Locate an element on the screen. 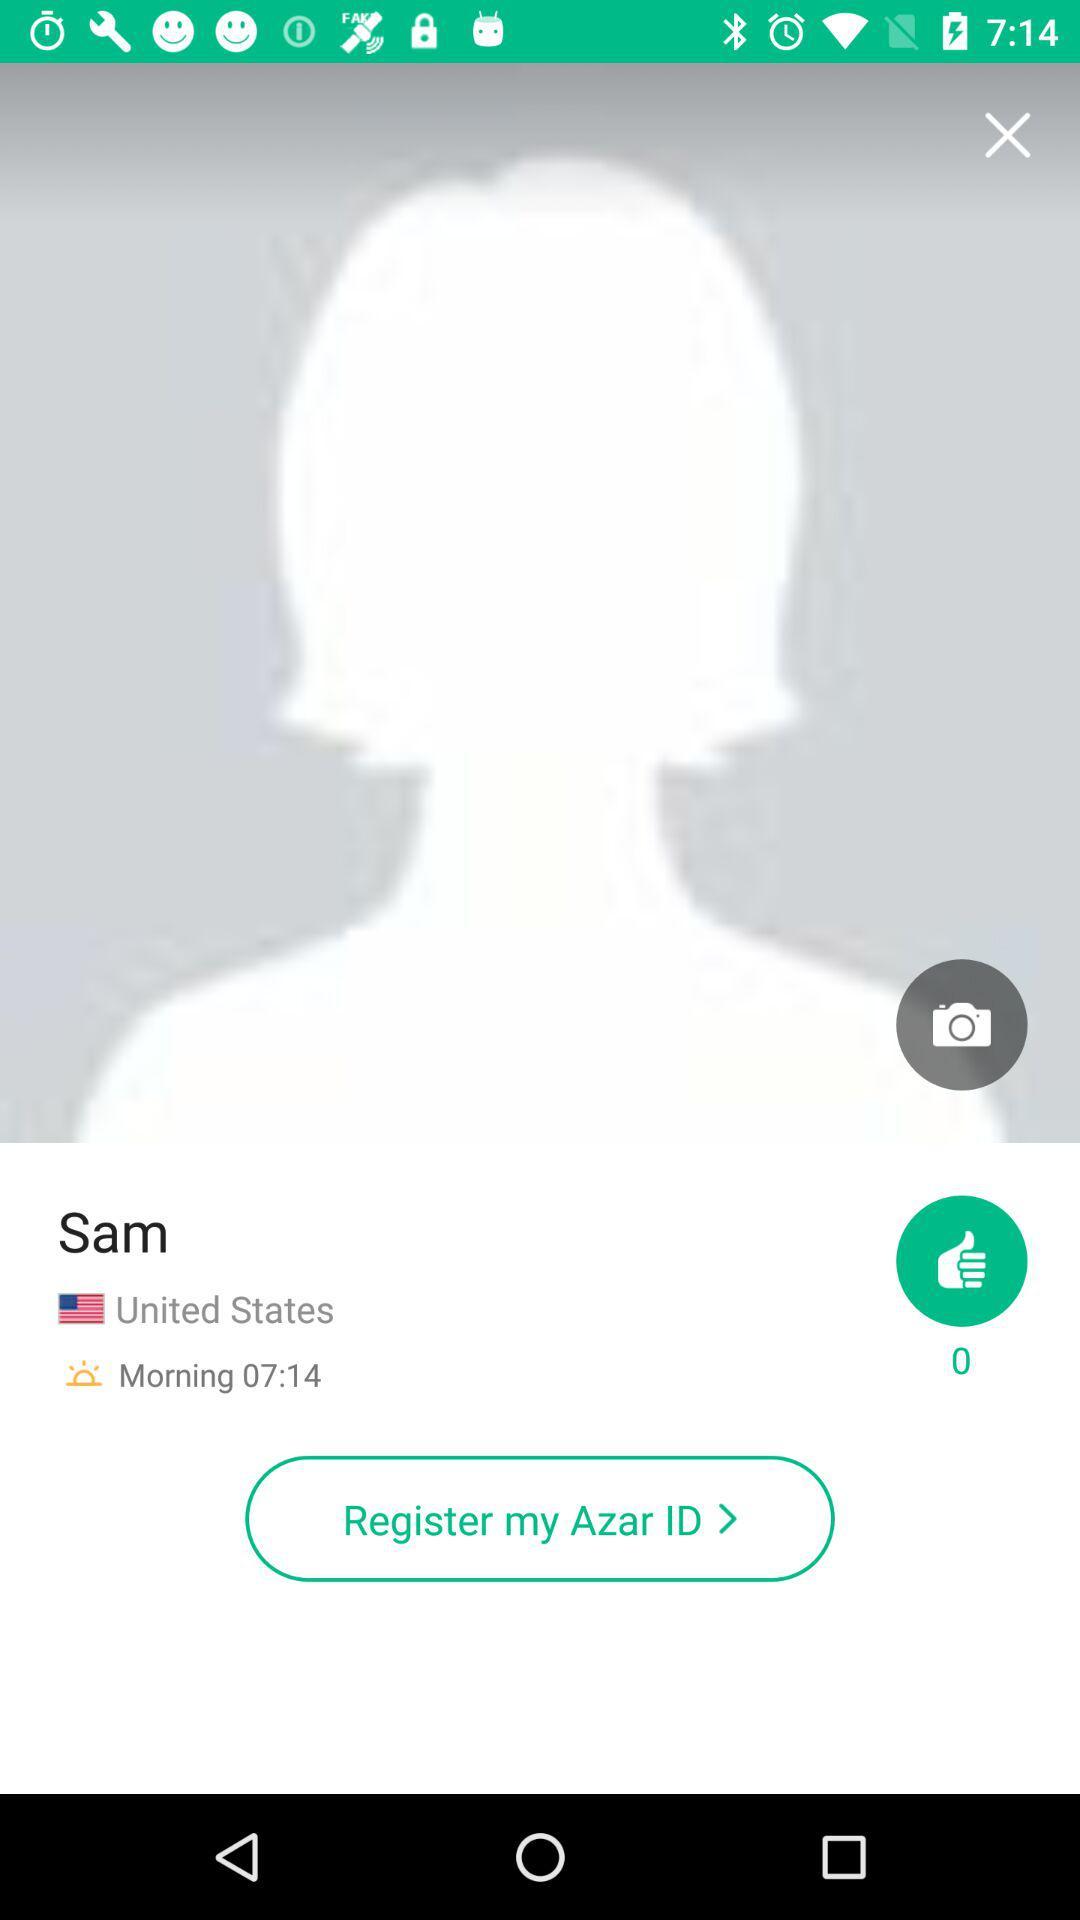  the 0 icon is located at coordinates (960, 1290).